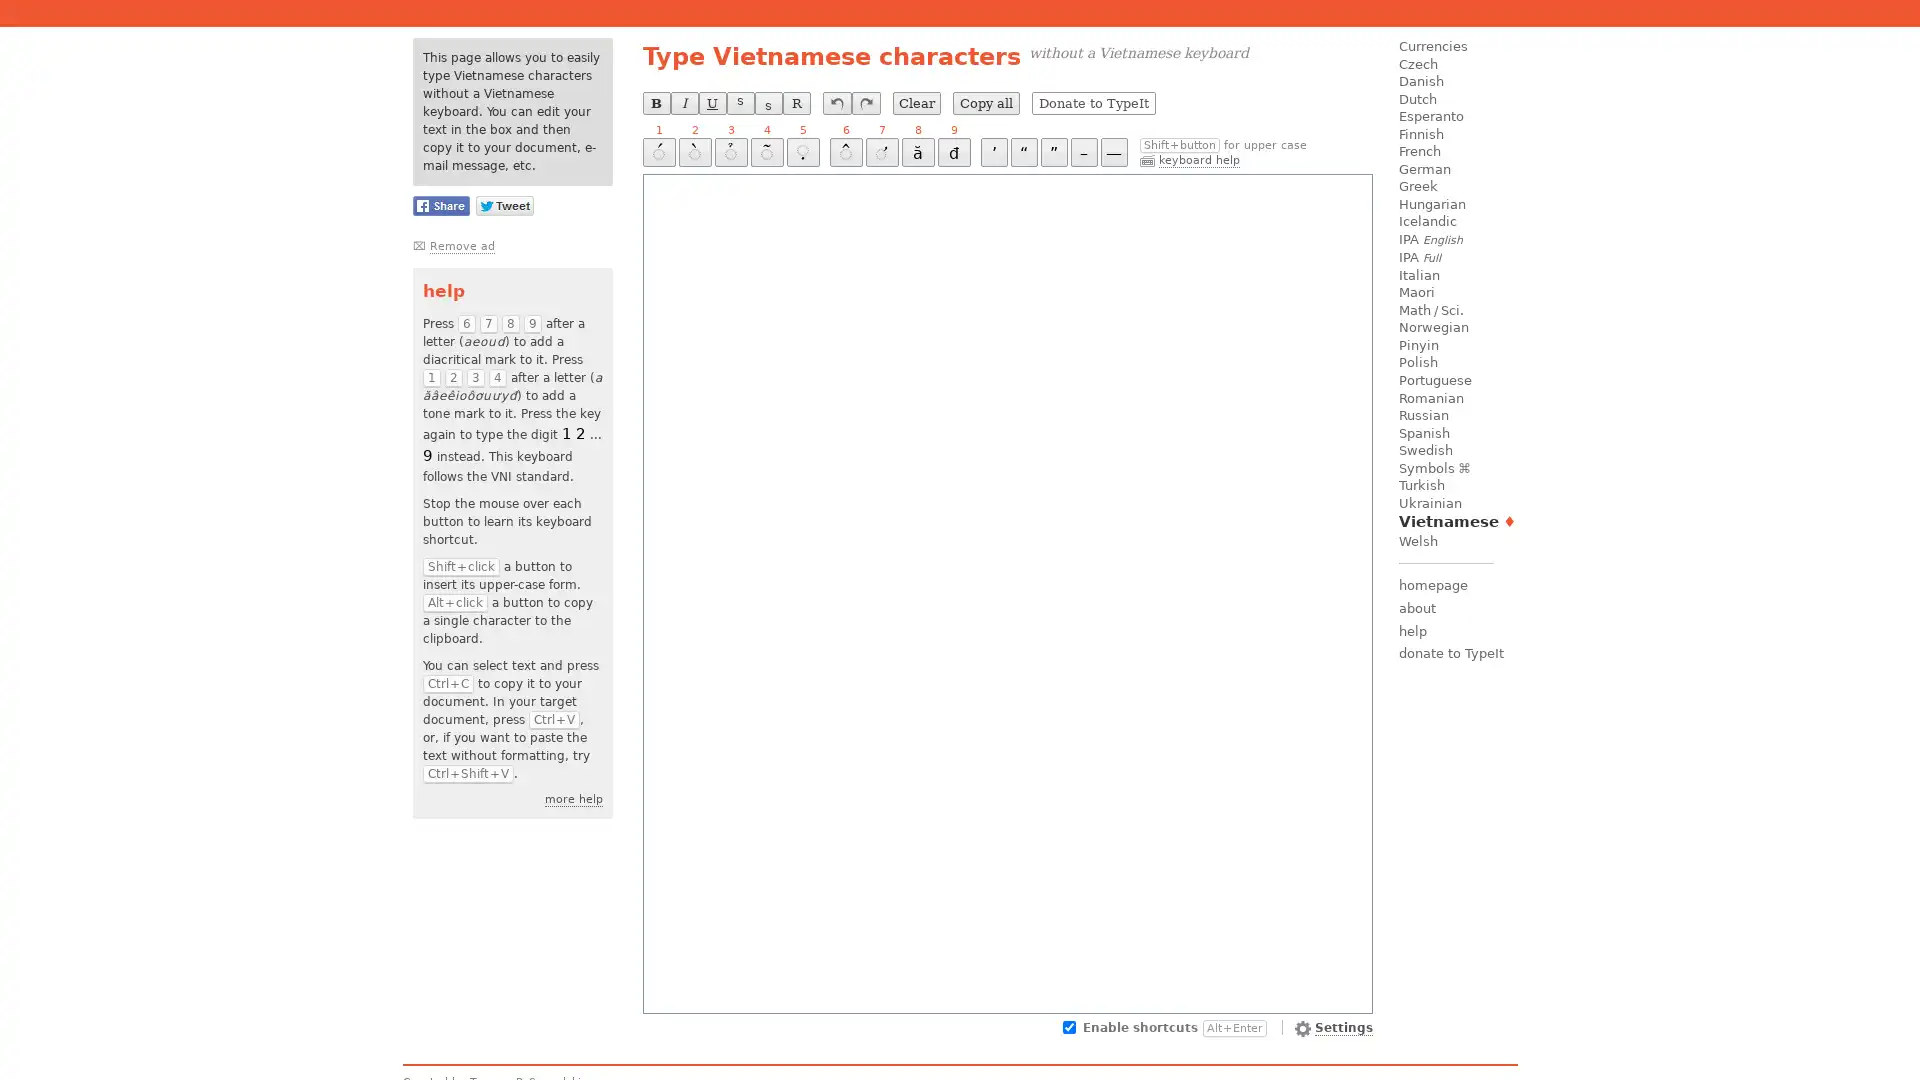 This screenshot has height=1080, width=1920. I want to click on Share this page on Facebook, so click(439, 205).